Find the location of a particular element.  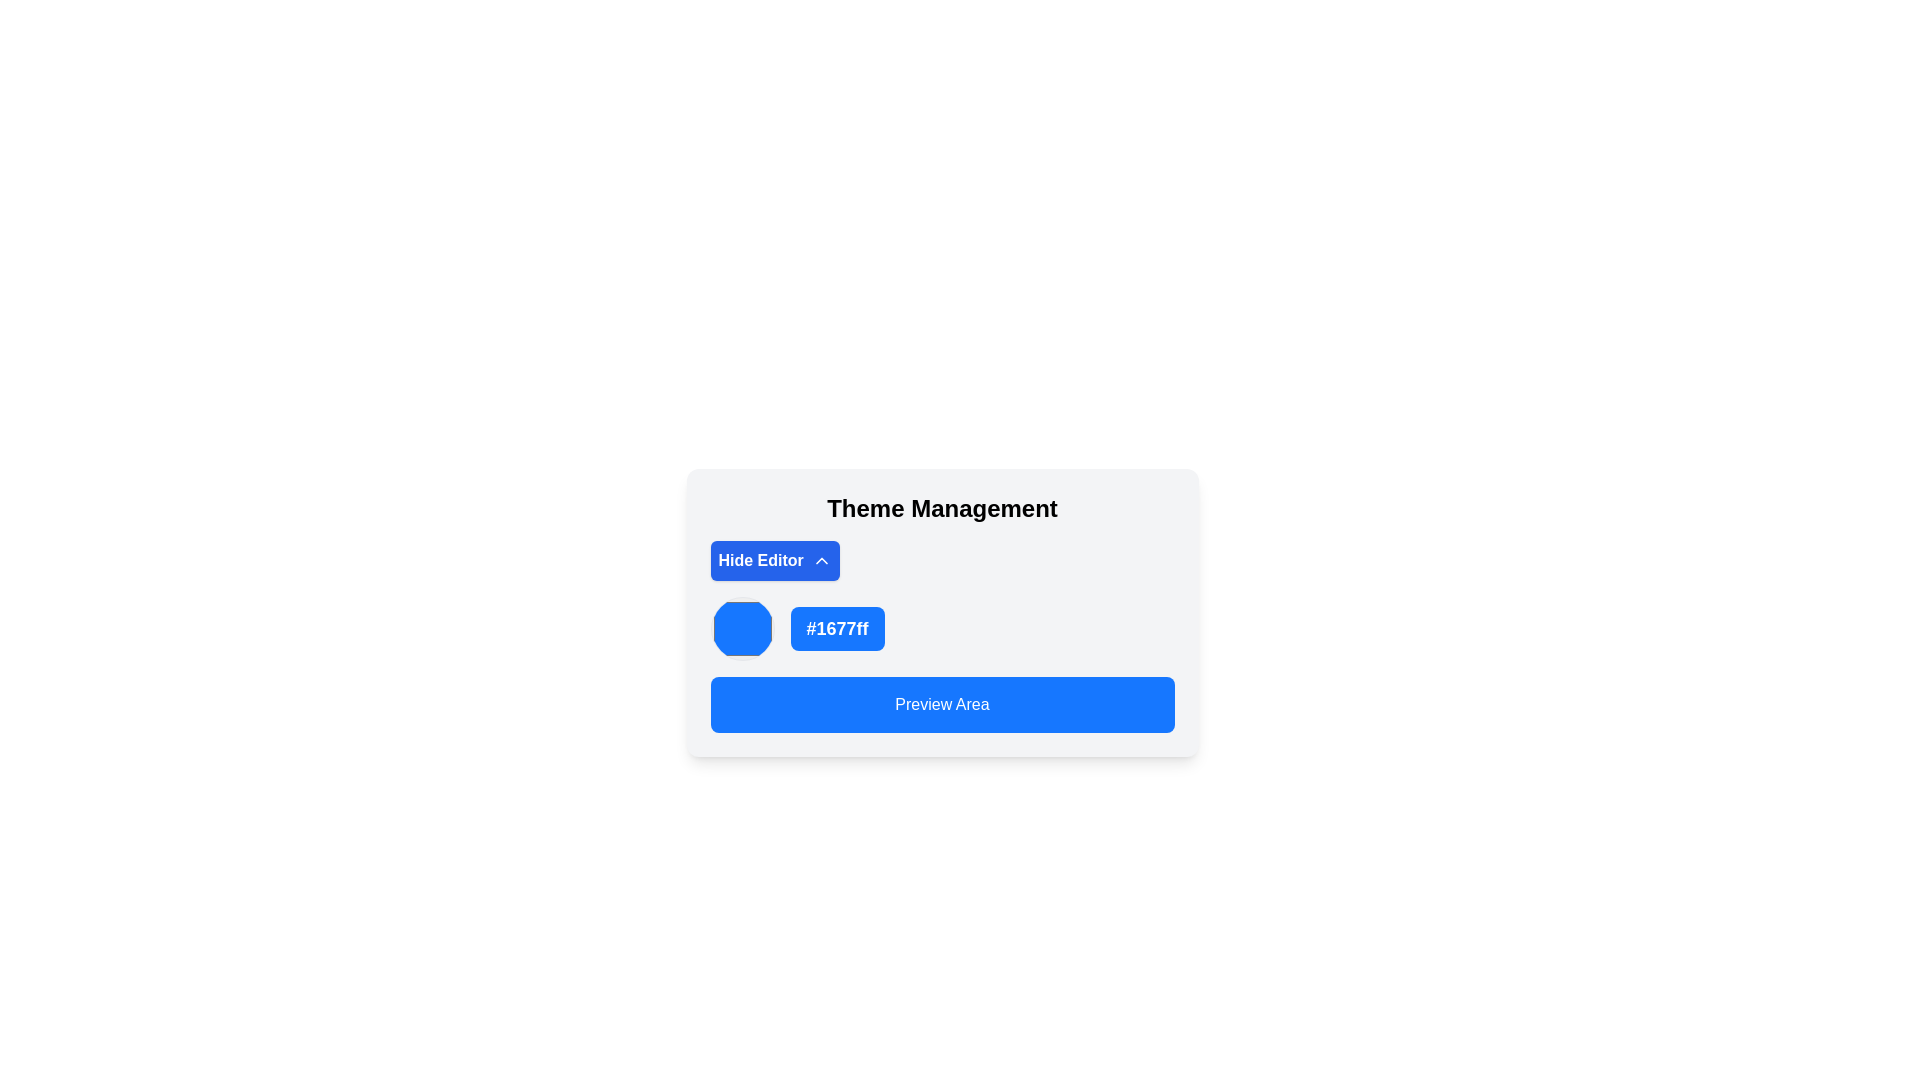

the Text display button with the bright blue background and bold white text '#1677ff', located in the upper section of the 'Theme Management' panel, to the right of the circular color preview element and below the 'Hide Editor' dropdown is located at coordinates (837, 627).